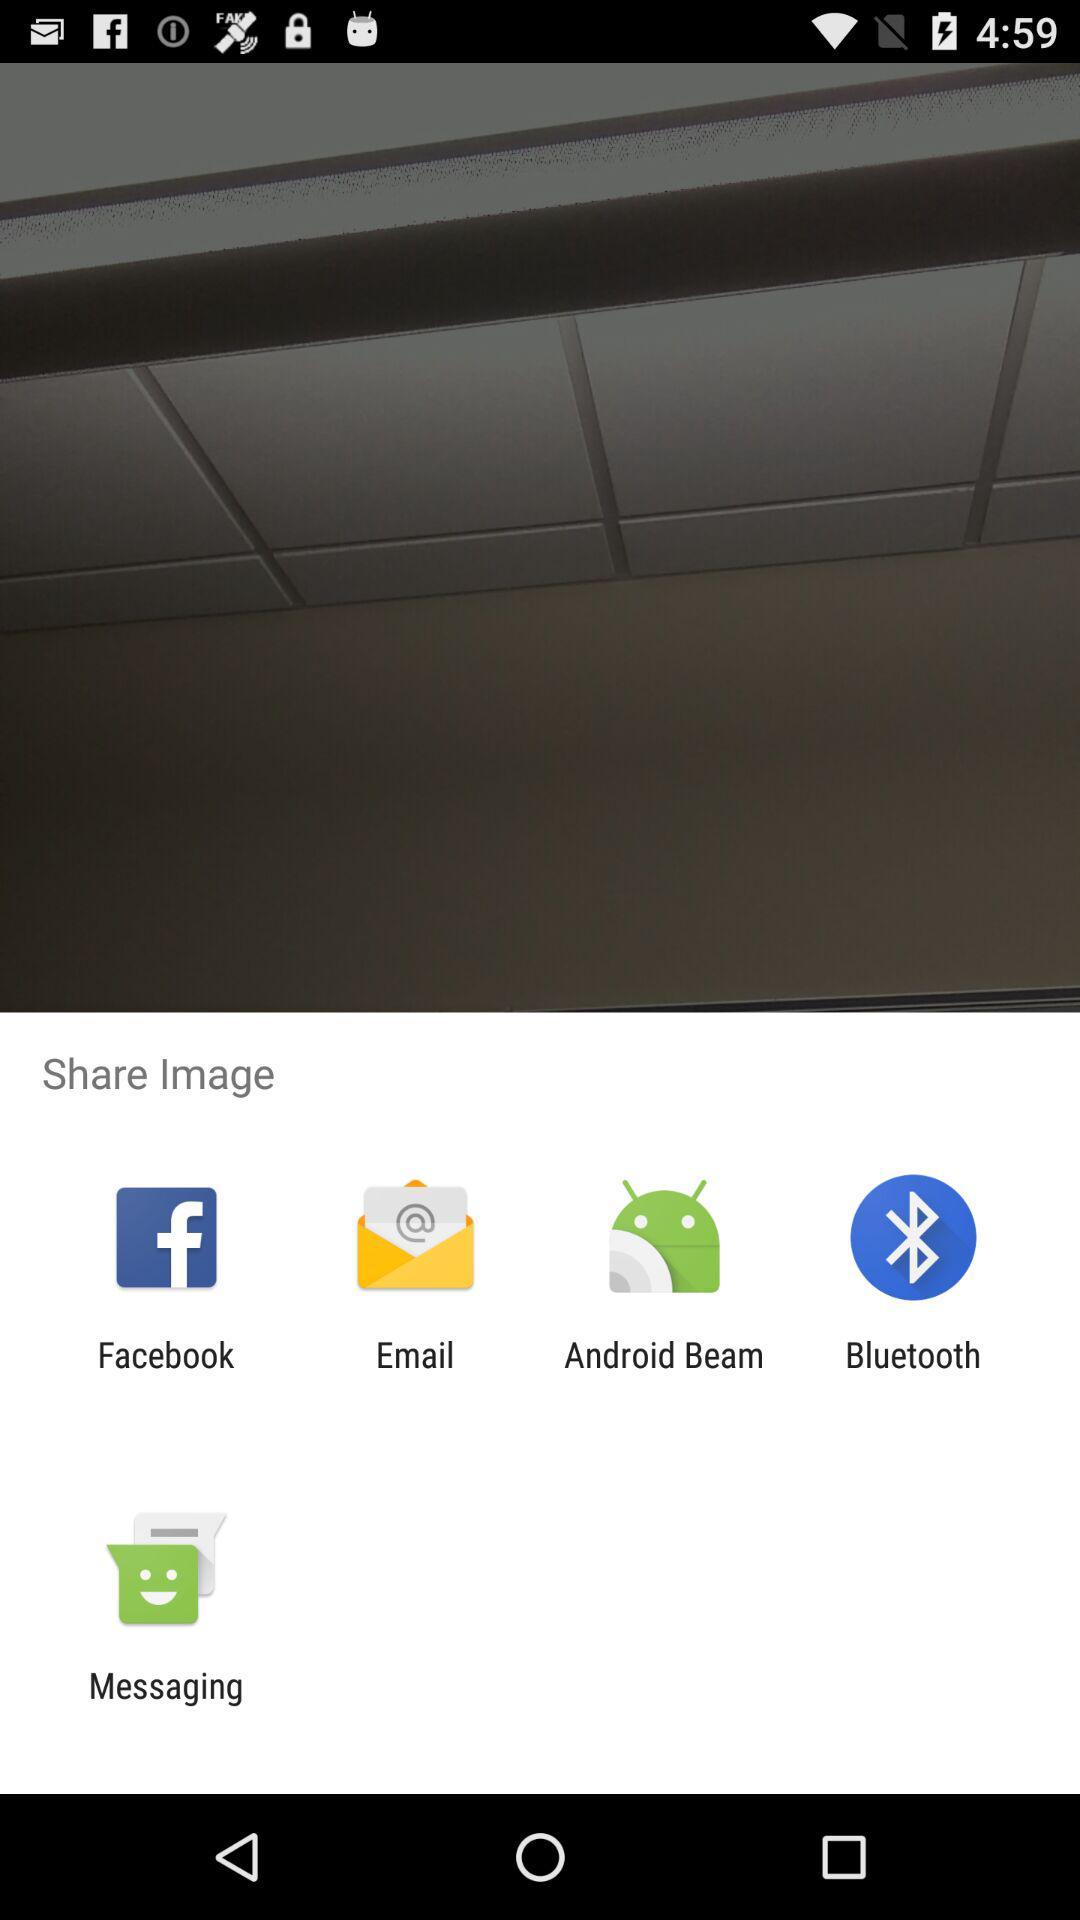  What do you see at coordinates (913, 1374) in the screenshot?
I see `the icon to the right of android beam item` at bounding box center [913, 1374].